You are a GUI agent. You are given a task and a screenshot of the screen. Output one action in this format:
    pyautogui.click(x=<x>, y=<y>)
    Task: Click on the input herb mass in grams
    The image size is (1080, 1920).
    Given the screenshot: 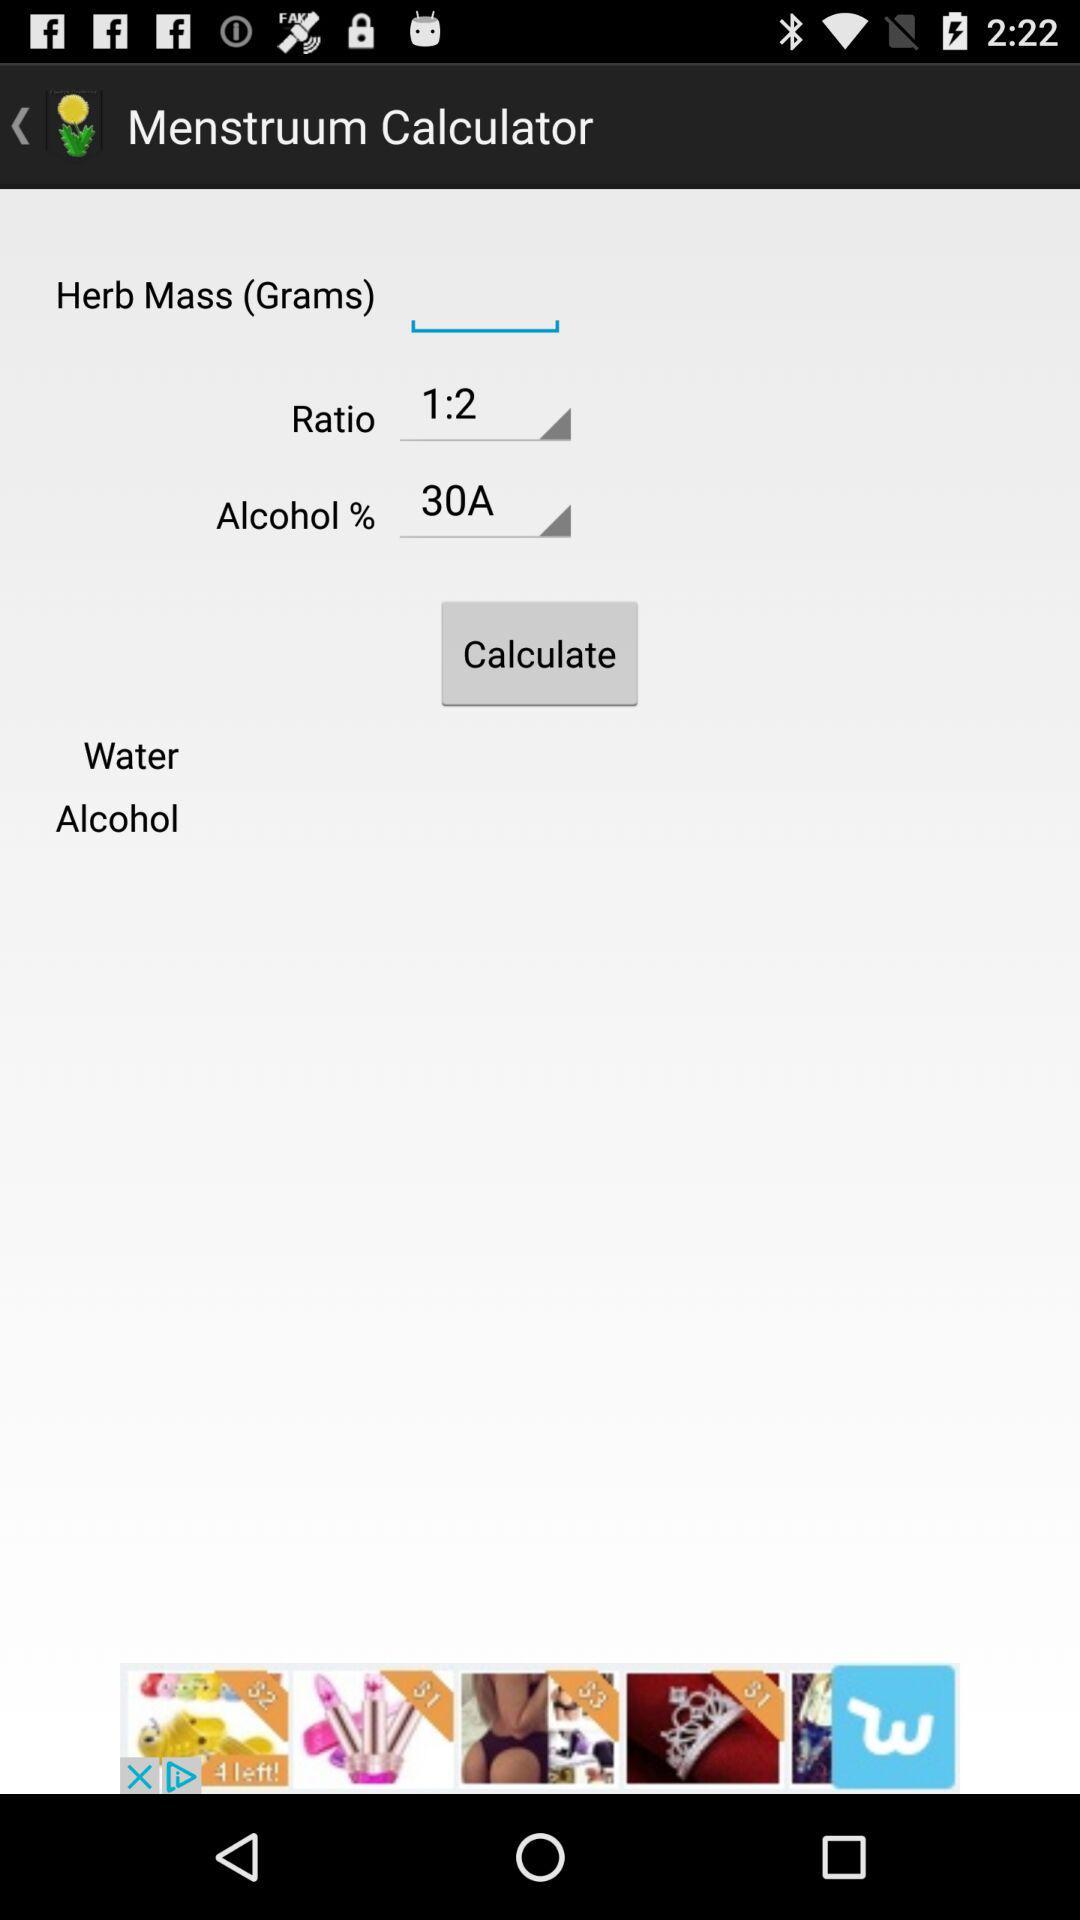 What is the action you would take?
    pyautogui.click(x=485, y=291)
    